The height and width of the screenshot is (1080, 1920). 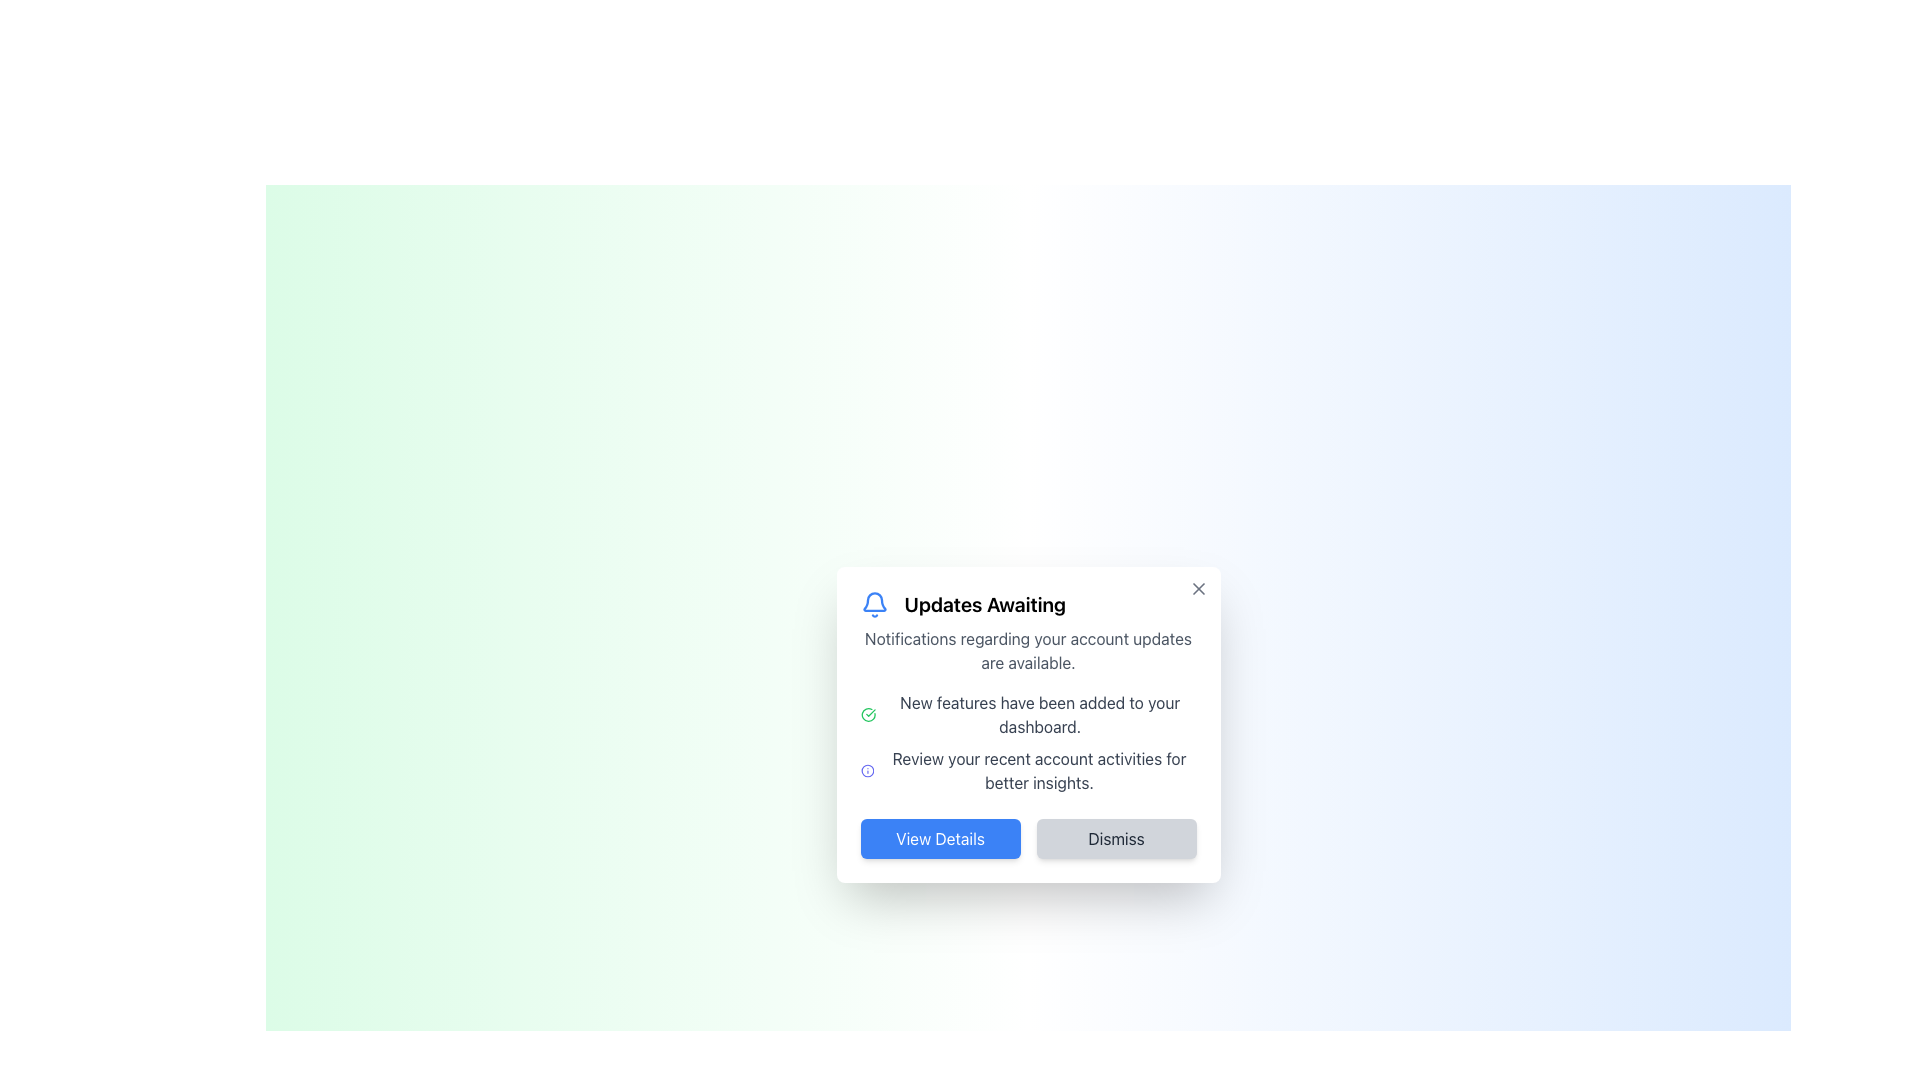 What do you see at coordinates (1115, 839) in the screenshot?
I see `the 'Dismiss' button located on the right side of the 'View Details' button` at bounding box center [1115, 839].